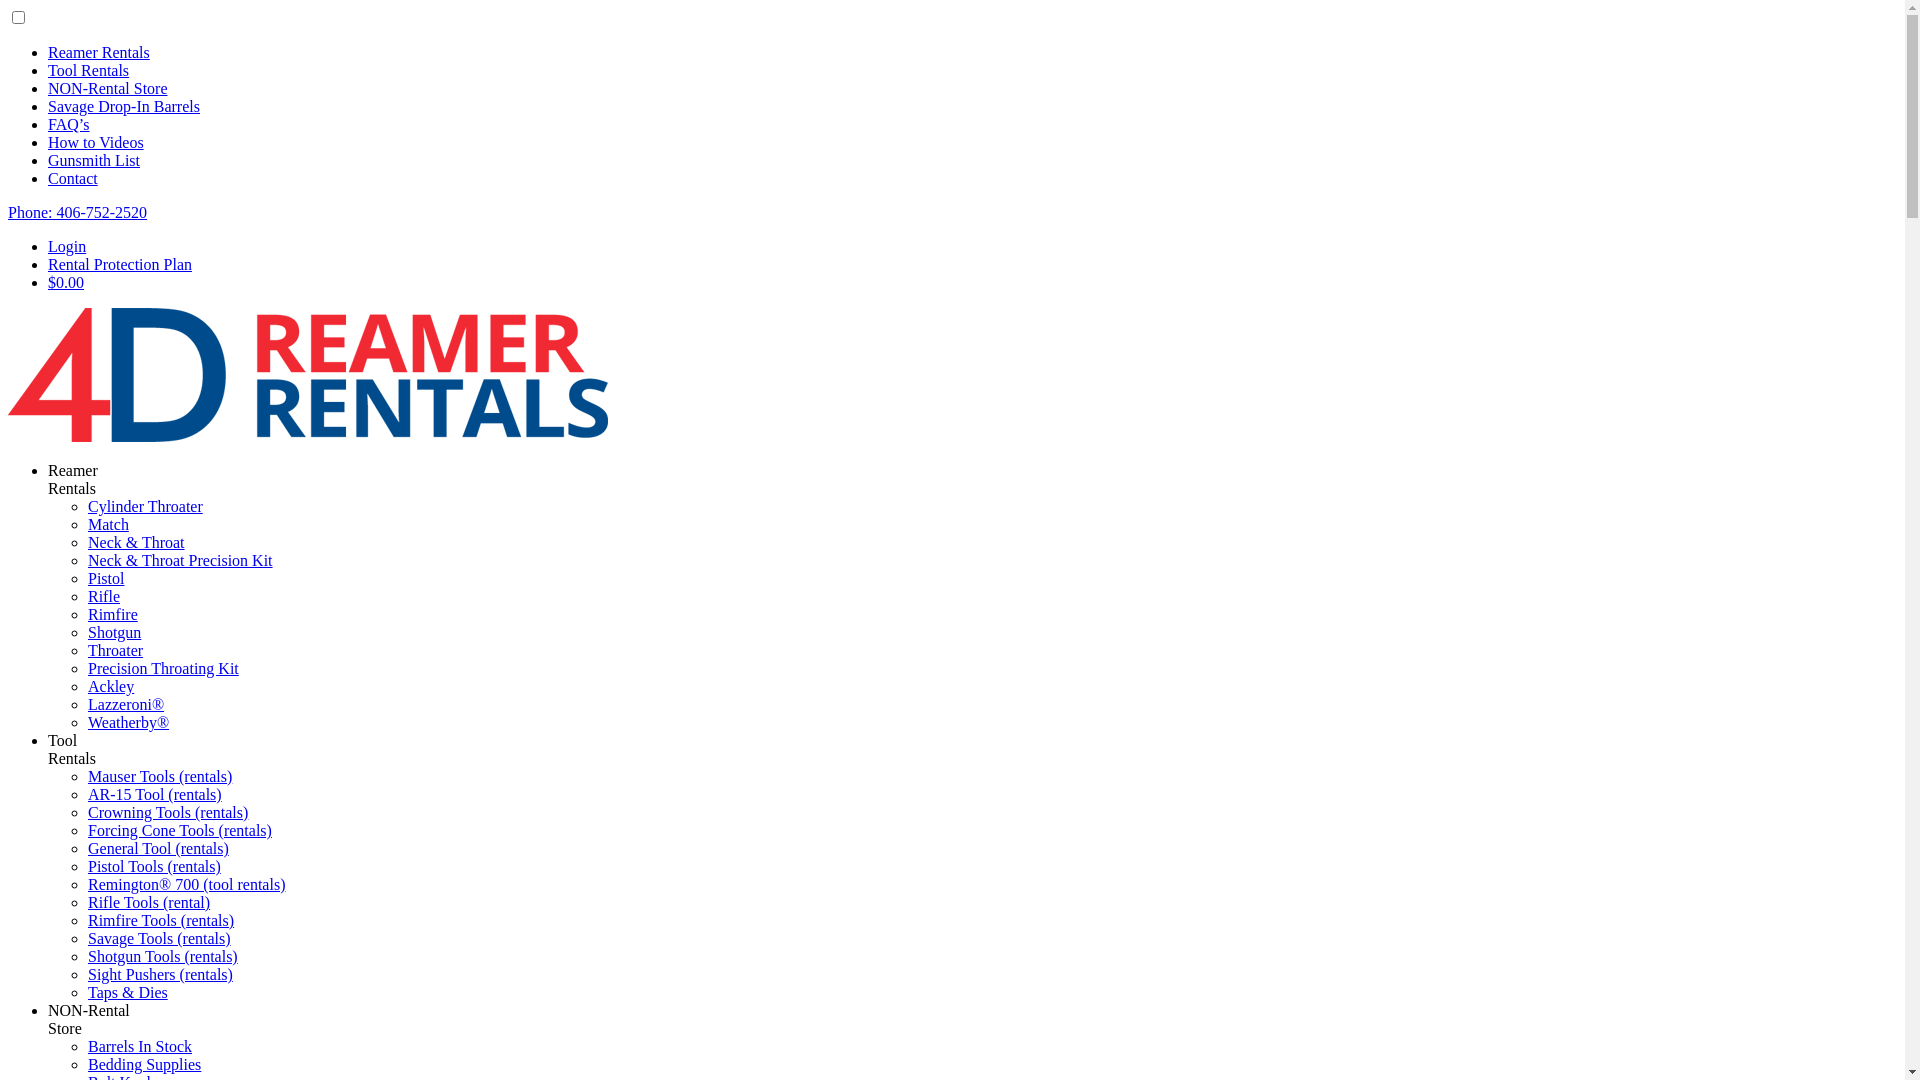 The width and height of the screenshot is (1920, 1080). What do you see at coordinates (107, 523) in the screenshot?
I see `'Match'` at bounding box center [107, 523].